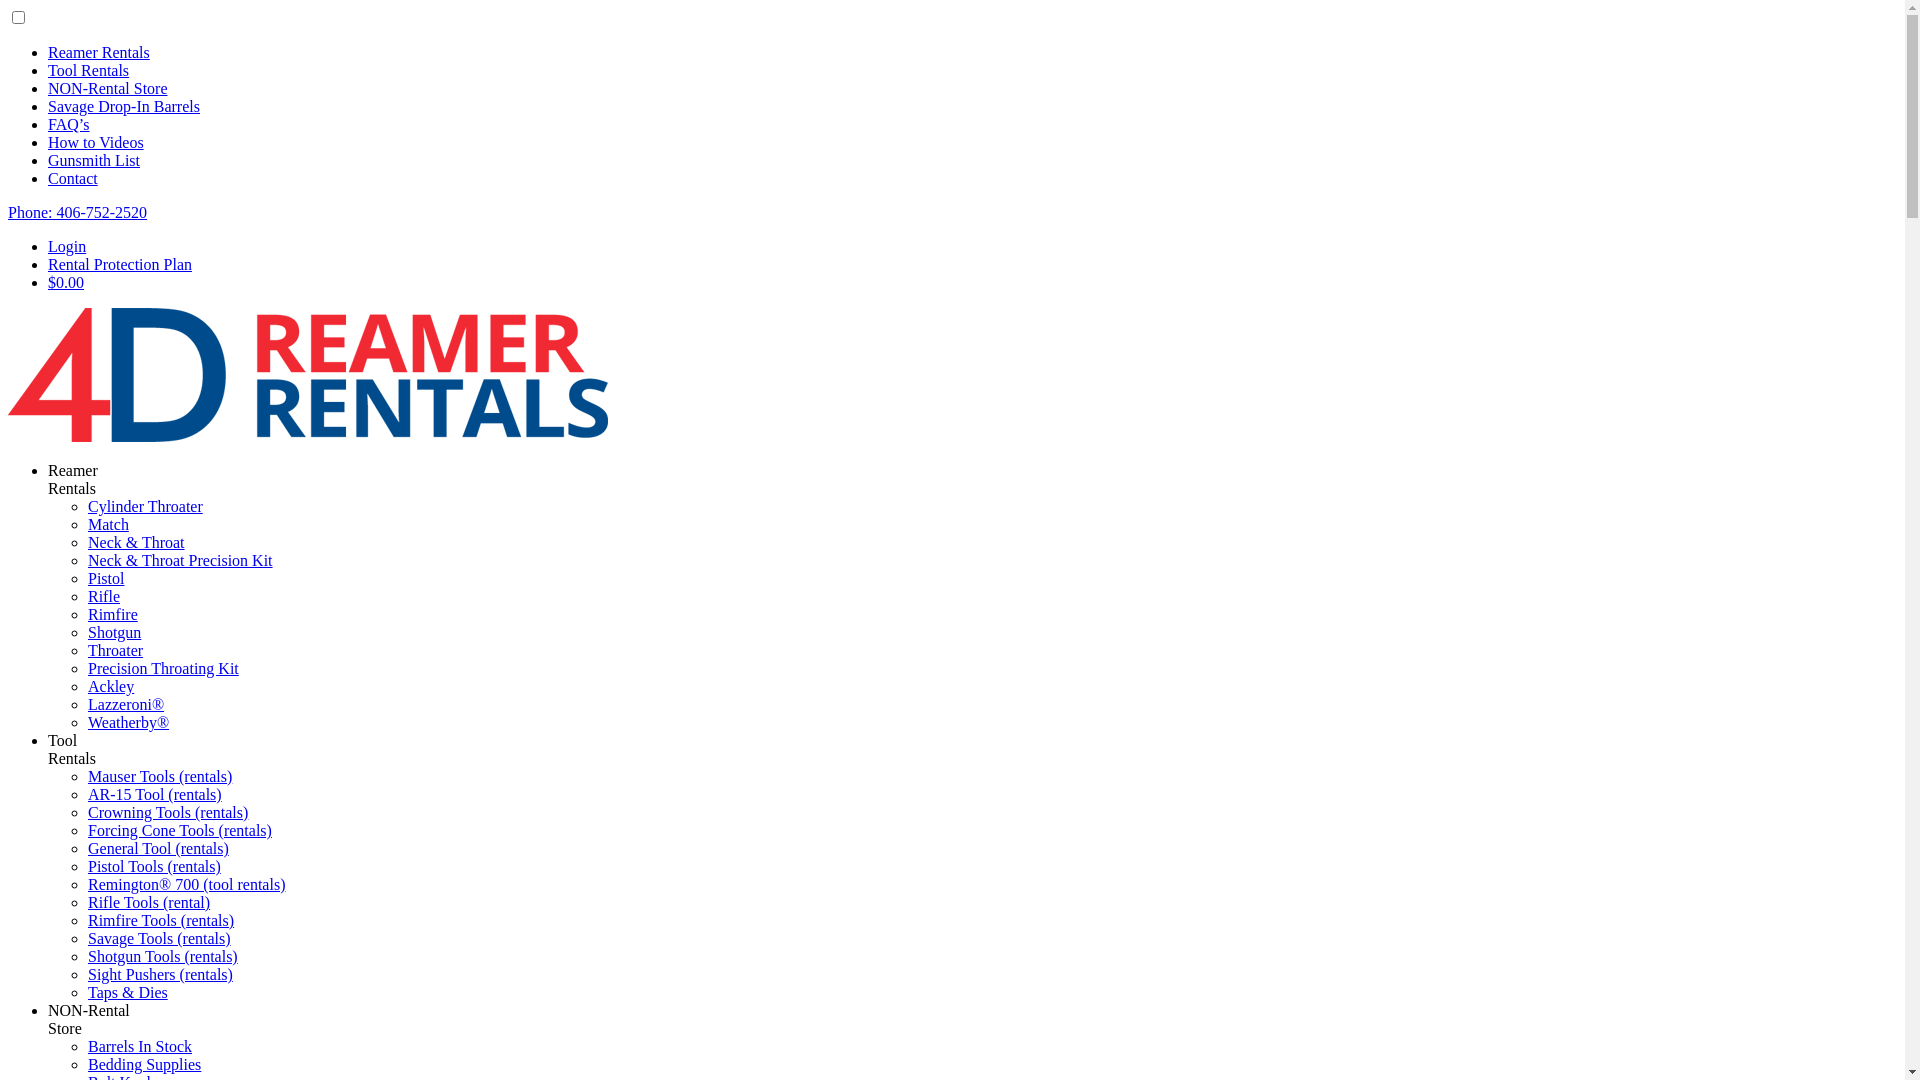 The width and height of the screenshot is (1920, 1080). What do you see at coordinates (107, 523) in the screenshot?
I see `'Match'` at bounding box center [107, 523].